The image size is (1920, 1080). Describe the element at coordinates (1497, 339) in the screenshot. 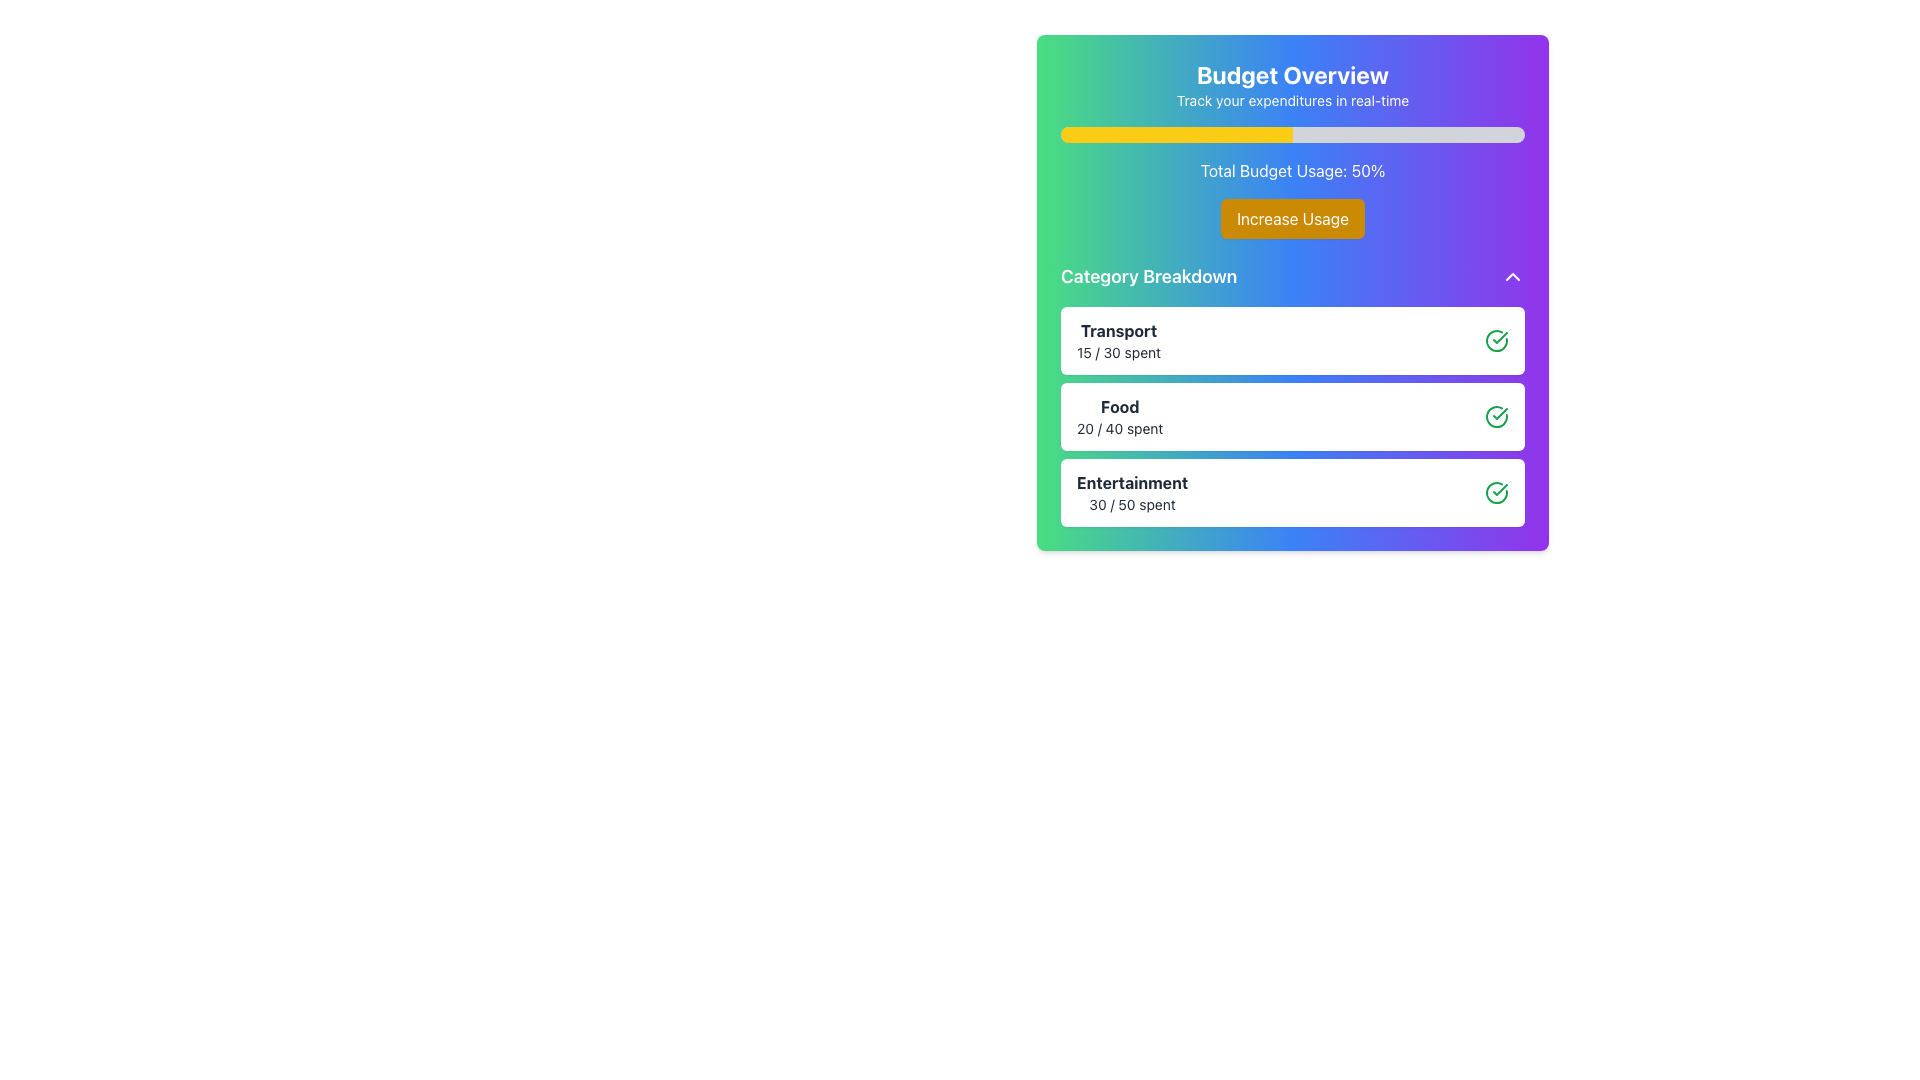

I see `the Status indicator icon located at the rightmost position in the 'Transport' category row` at that location.